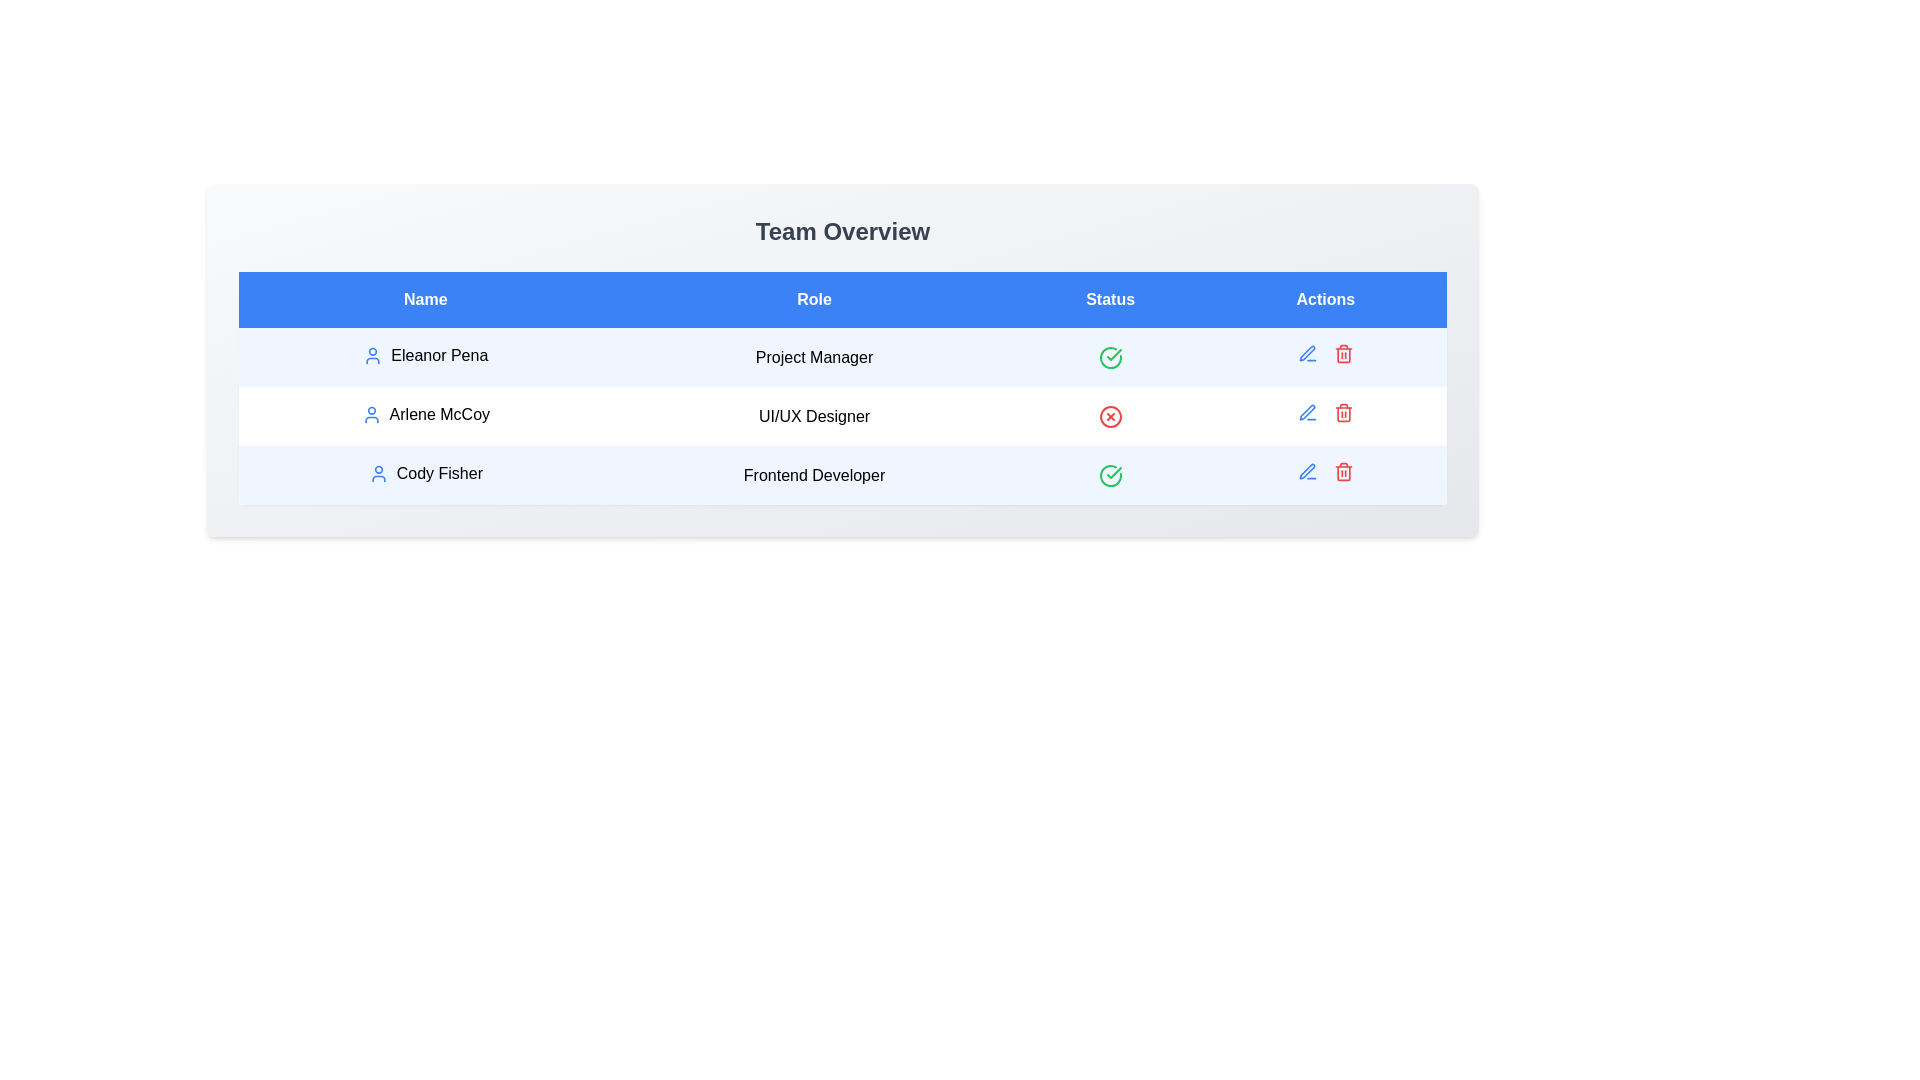 The height and width of the screenshot is (1080, 1920). What do you see at coordinates (378, 474) in the screenshot?
I see `the user profile icon for 'Cody Fisher' located to the left of the text within the last row of the 'Team Overview' tabular layout` at bounding box center [378, 474].